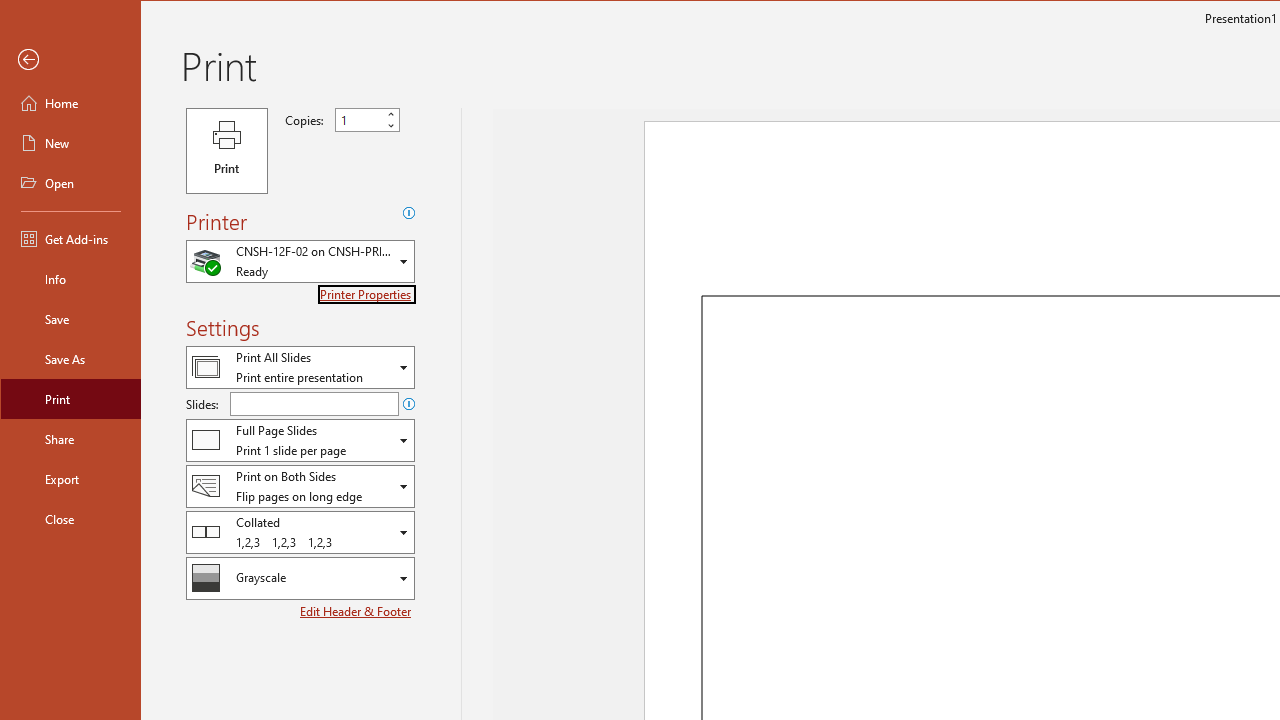  What do you see at coordinates (358, 119) in the screenshot?
I see `'Copies'` at bounding box center [358, 119].